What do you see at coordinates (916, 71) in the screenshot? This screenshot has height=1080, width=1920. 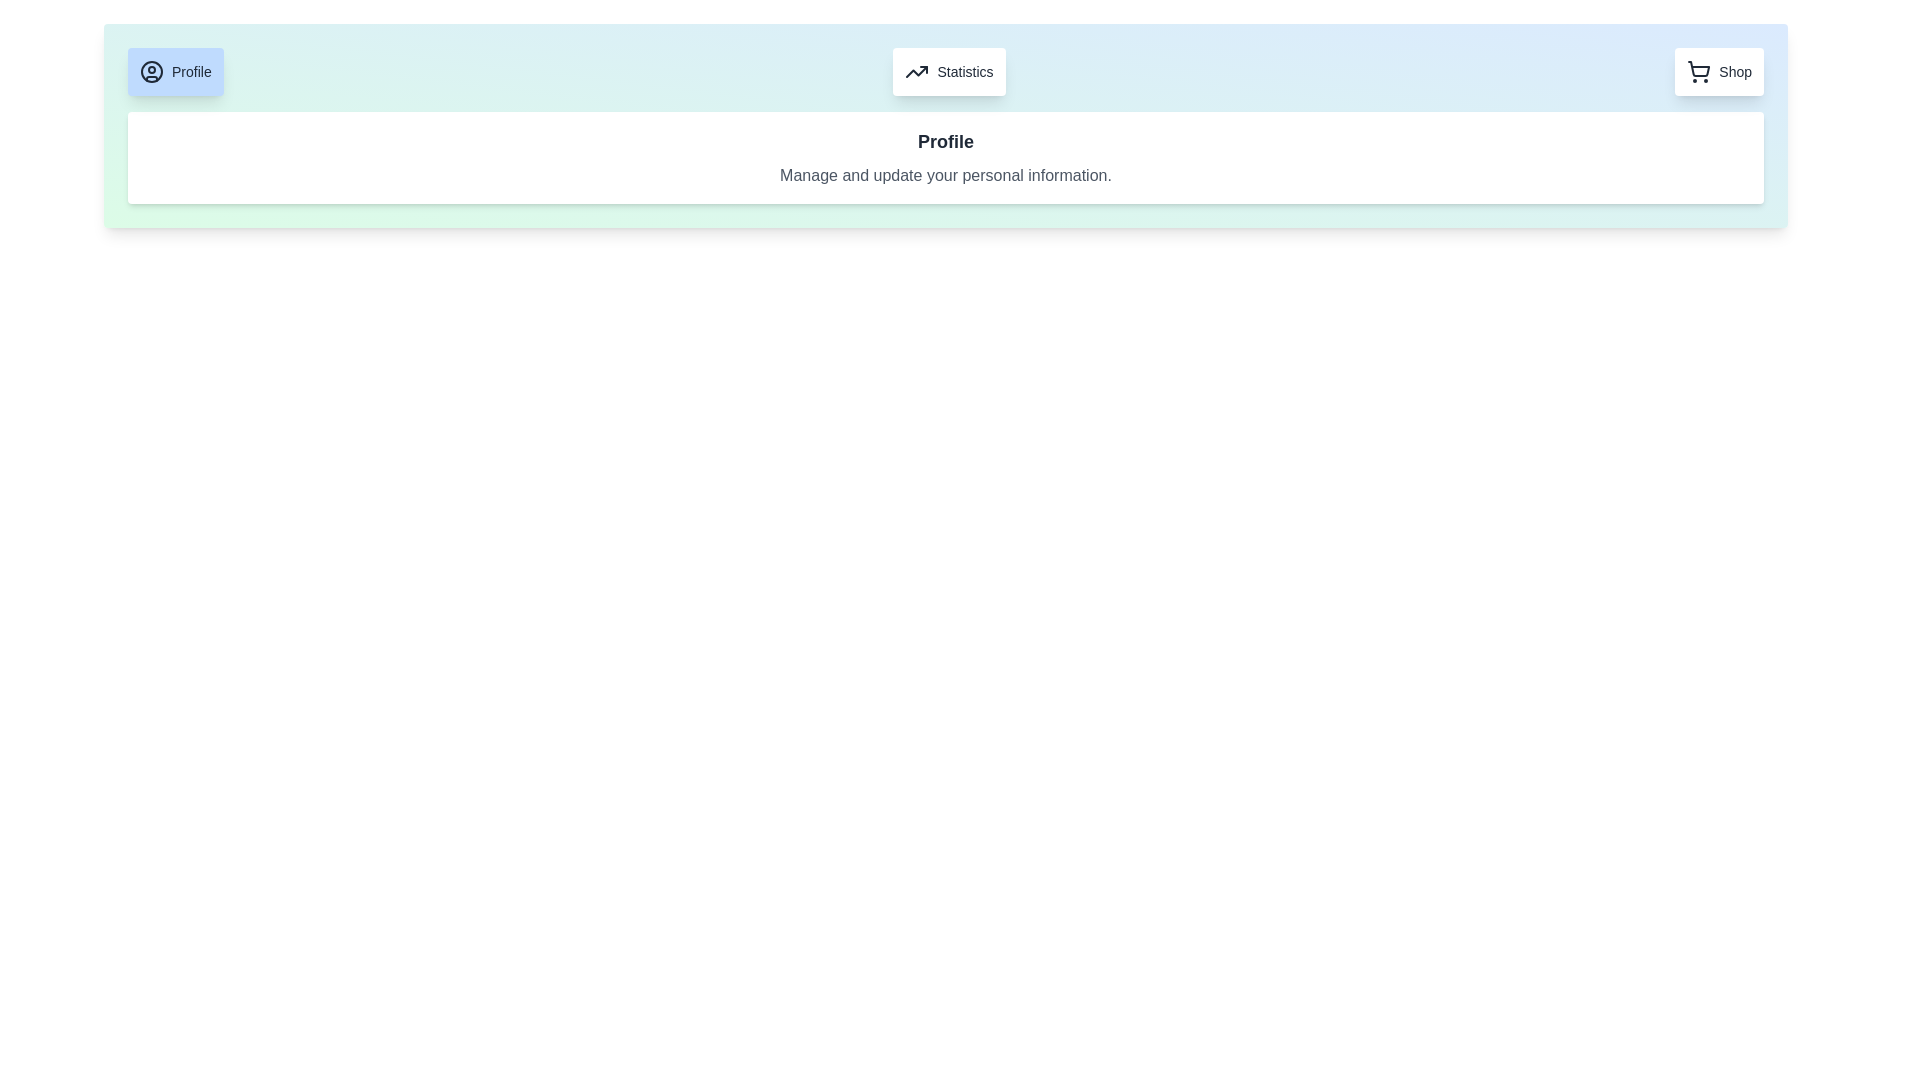 I see `the 'Statistics' icon, which visually represents the concept of 'Statistics' and is located to the left of the text 'Statistics'` at bounding box center [916, 71].